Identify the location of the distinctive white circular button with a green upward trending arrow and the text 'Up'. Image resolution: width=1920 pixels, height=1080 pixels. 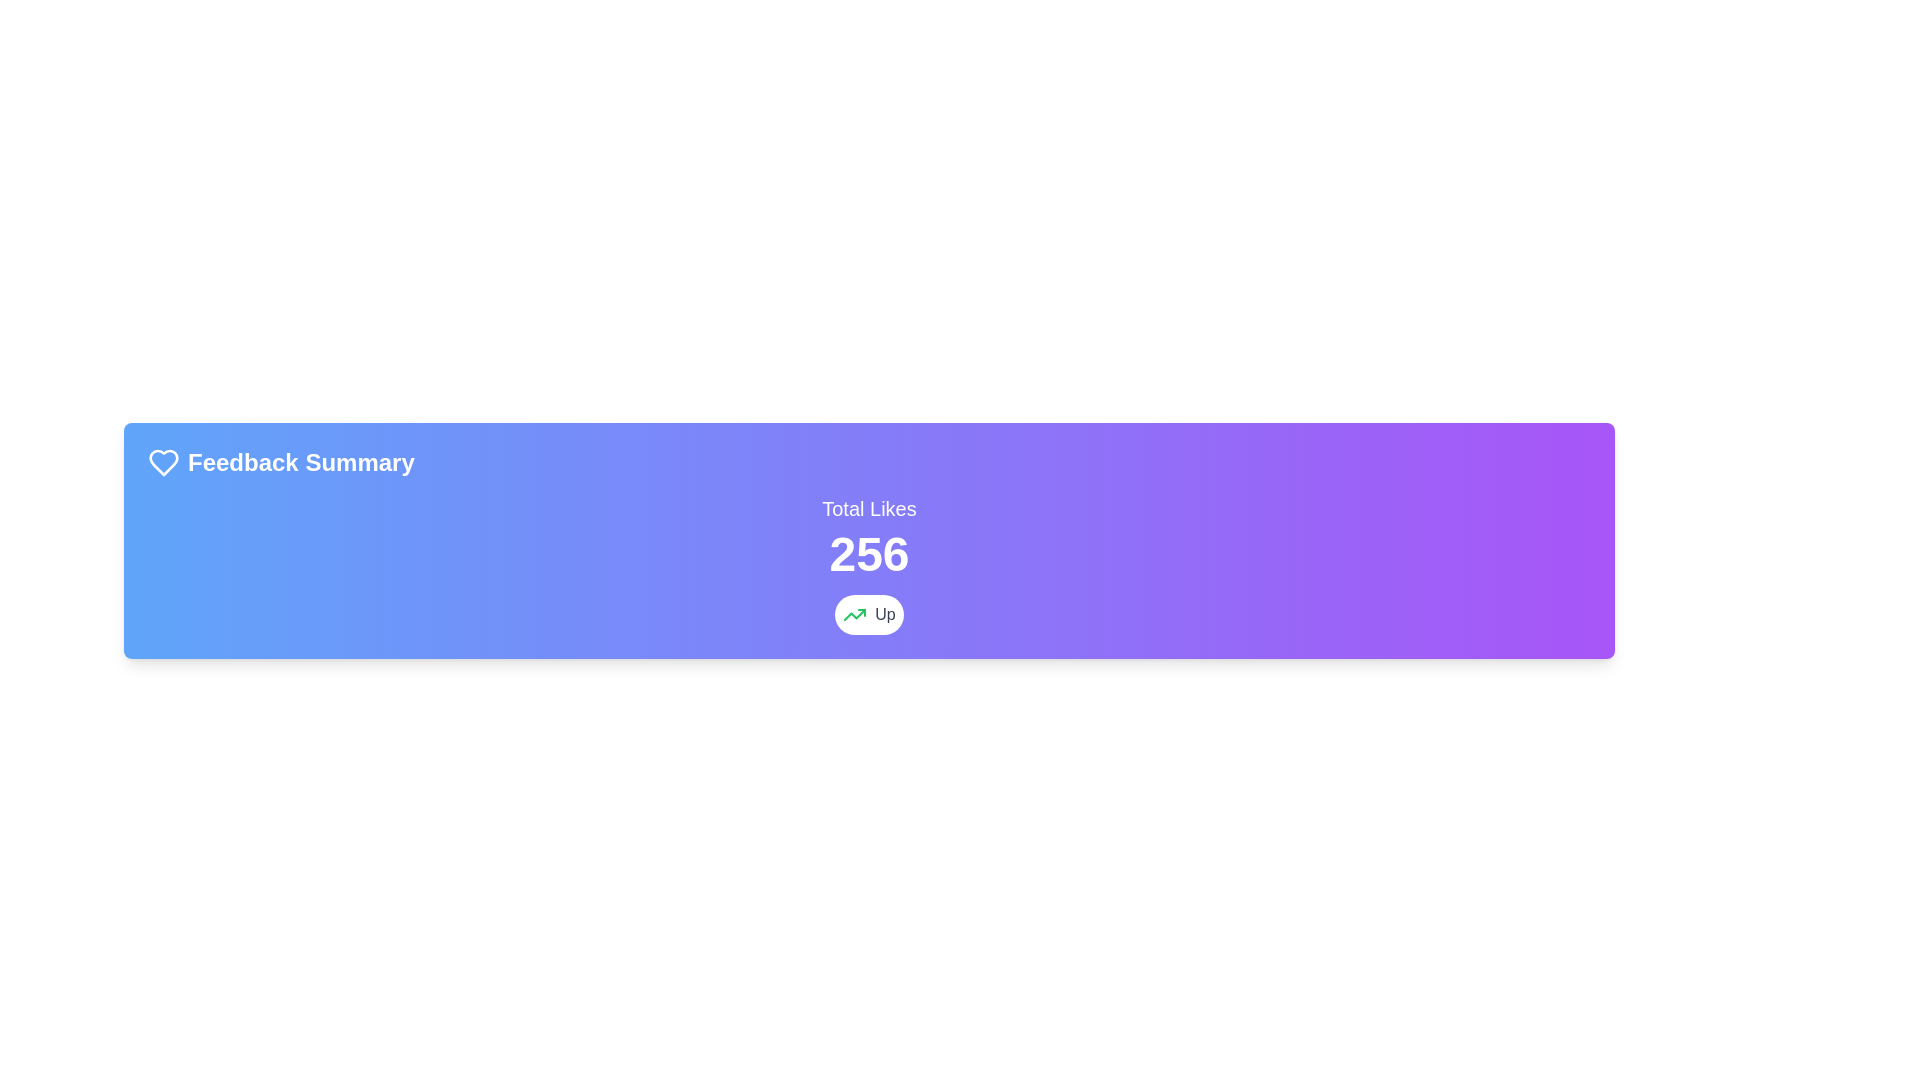
(869, 613).